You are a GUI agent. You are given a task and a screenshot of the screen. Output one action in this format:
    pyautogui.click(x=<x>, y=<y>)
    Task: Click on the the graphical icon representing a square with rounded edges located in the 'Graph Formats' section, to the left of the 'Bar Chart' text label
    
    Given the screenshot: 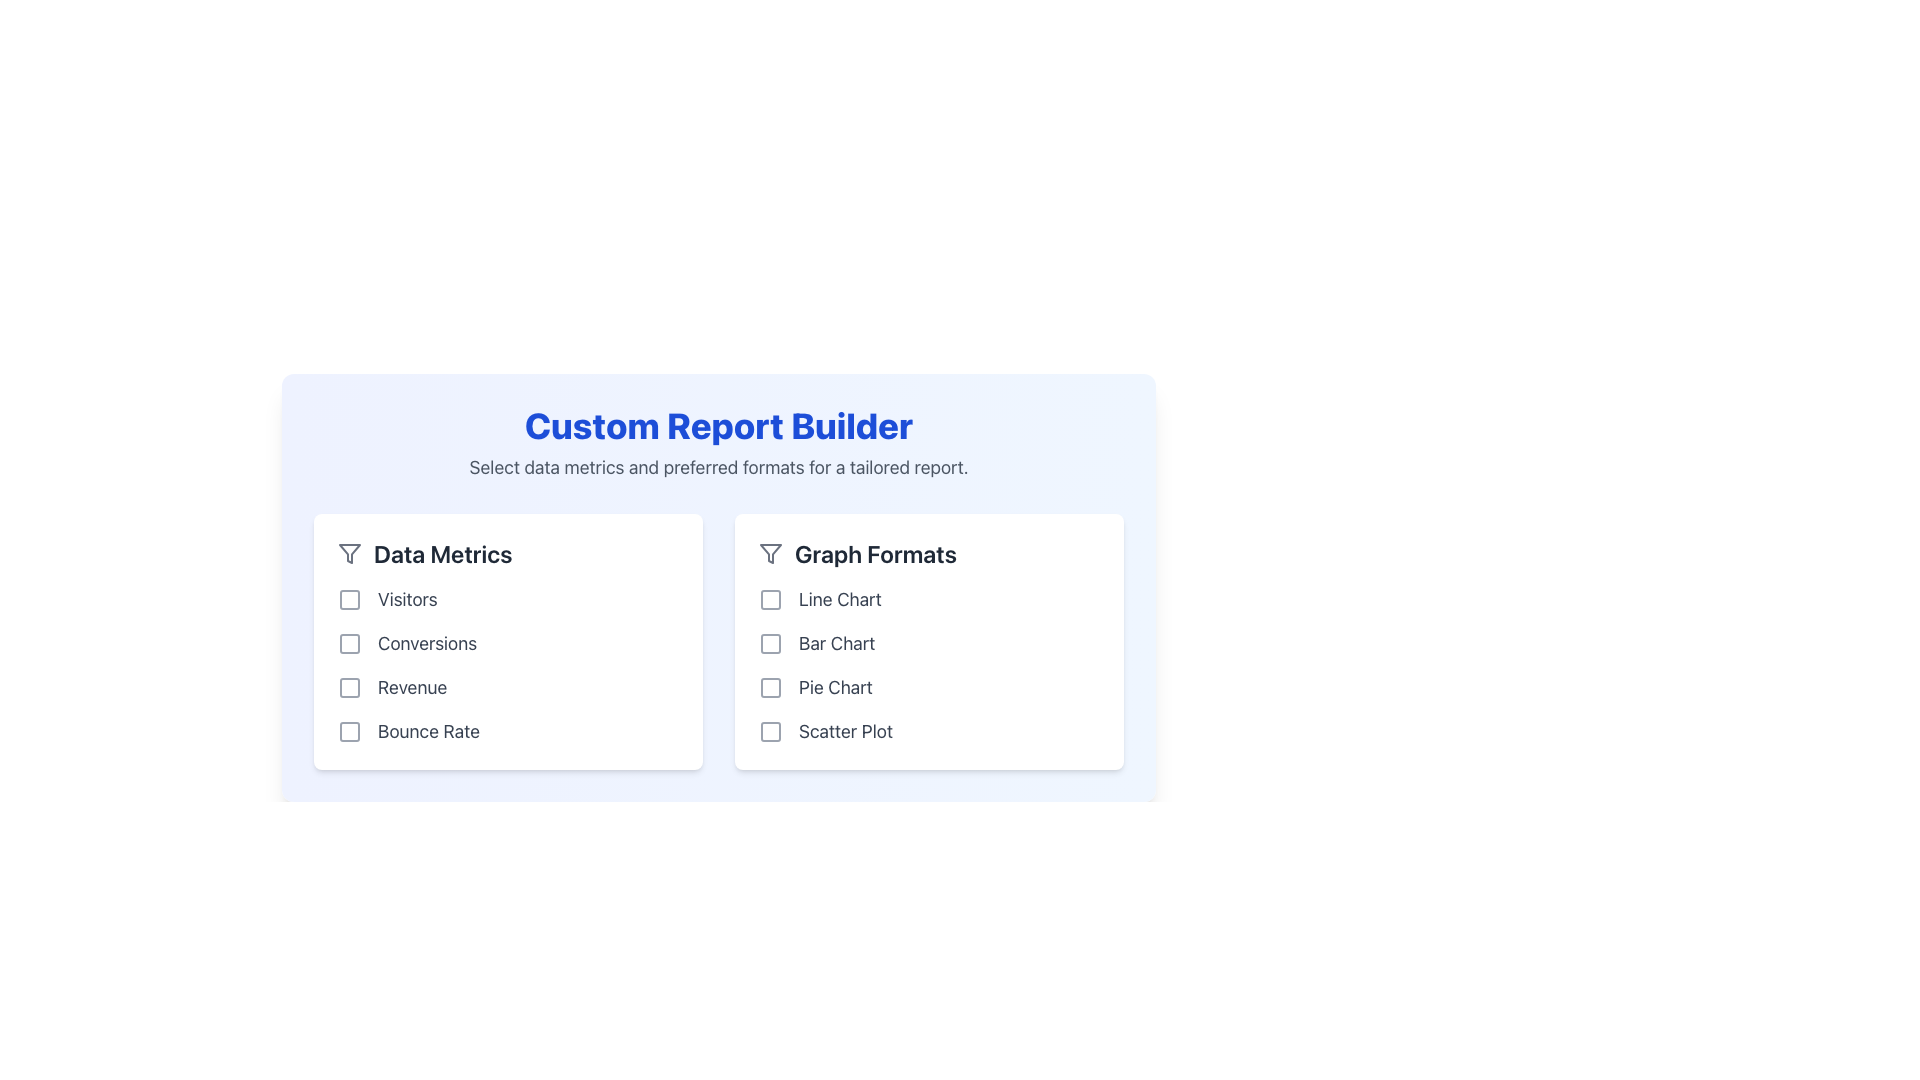 What is the action you would take?
    pyautogui.click(x=770, y=644)
    